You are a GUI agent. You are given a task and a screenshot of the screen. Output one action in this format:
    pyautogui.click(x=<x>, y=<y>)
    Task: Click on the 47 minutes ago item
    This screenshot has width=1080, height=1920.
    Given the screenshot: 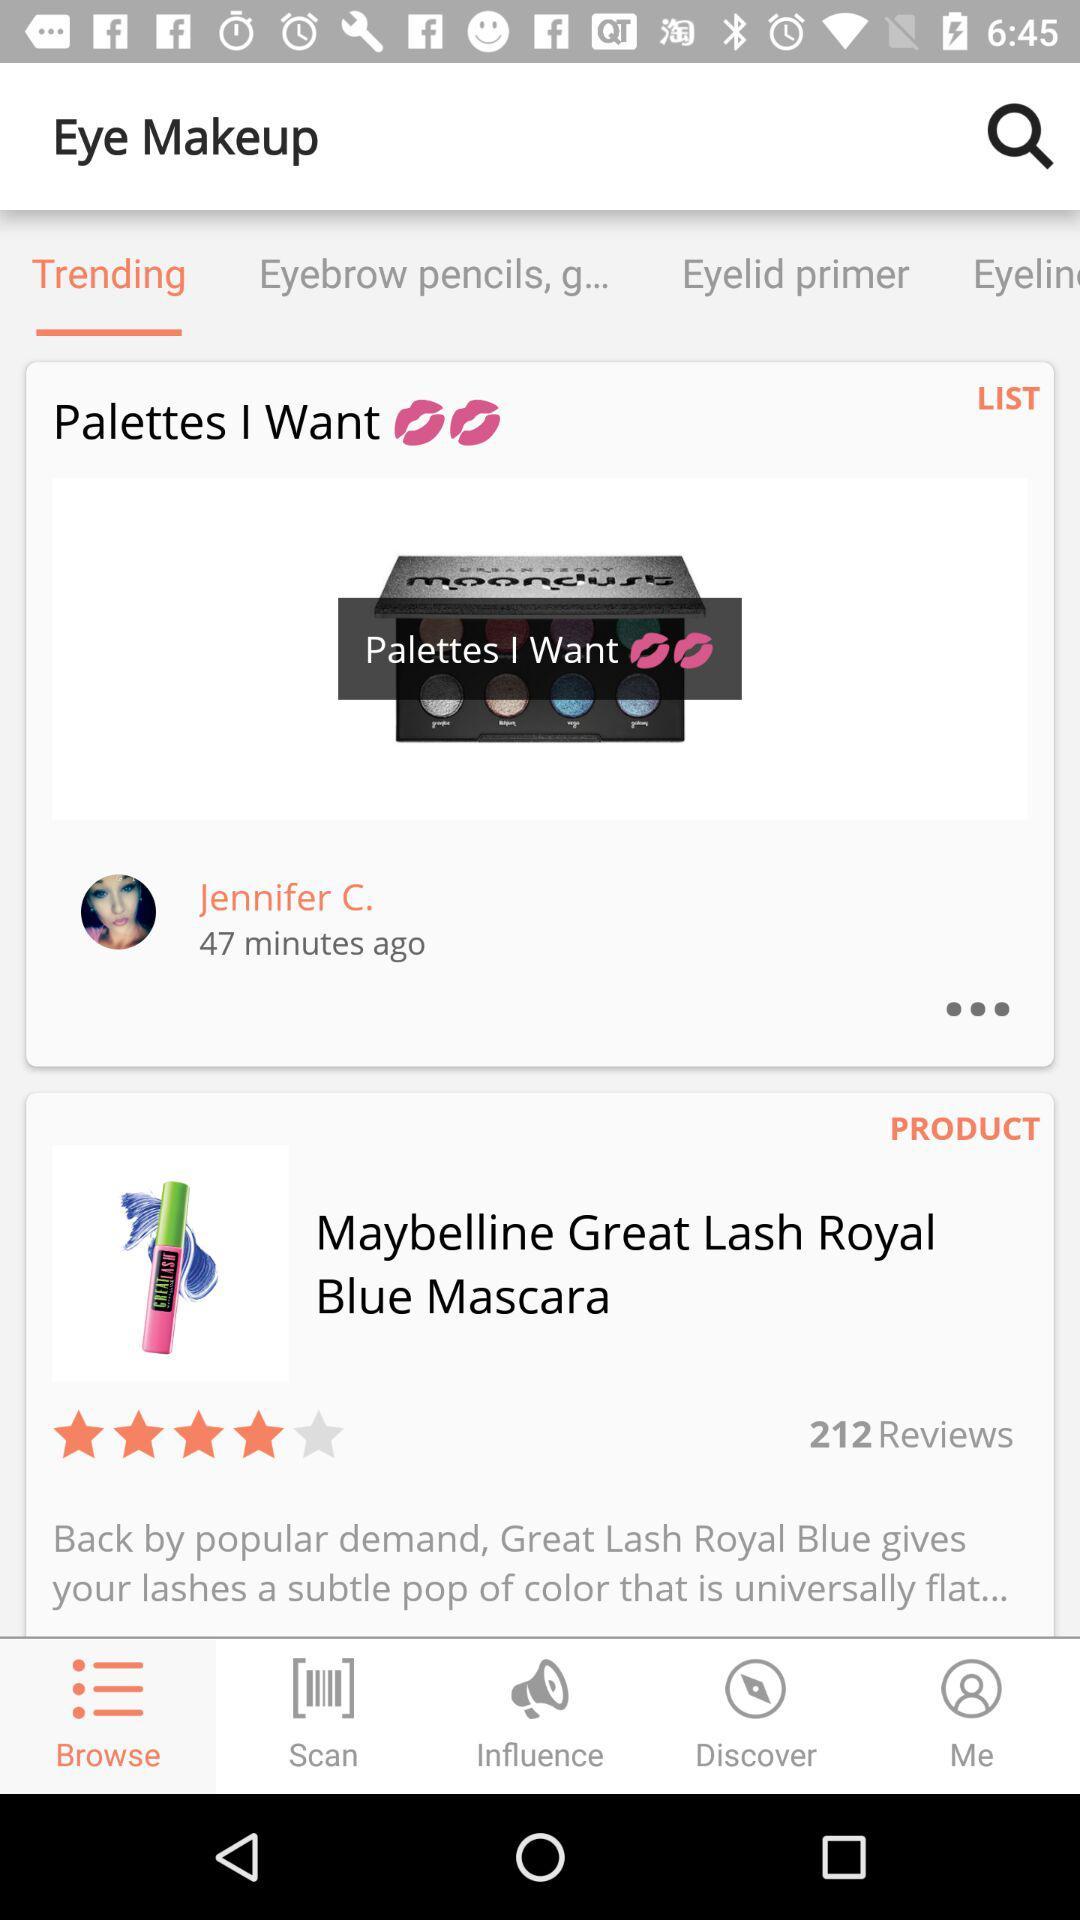 What is the action you would take?
    pyautogui.click(x=312, y=941)
    